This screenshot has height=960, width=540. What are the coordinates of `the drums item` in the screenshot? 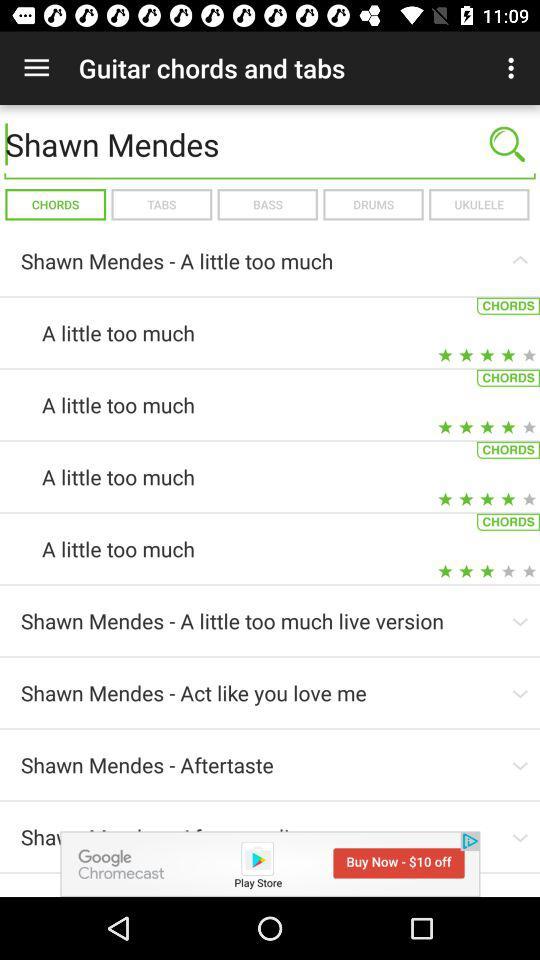 It's located at (373, 204).